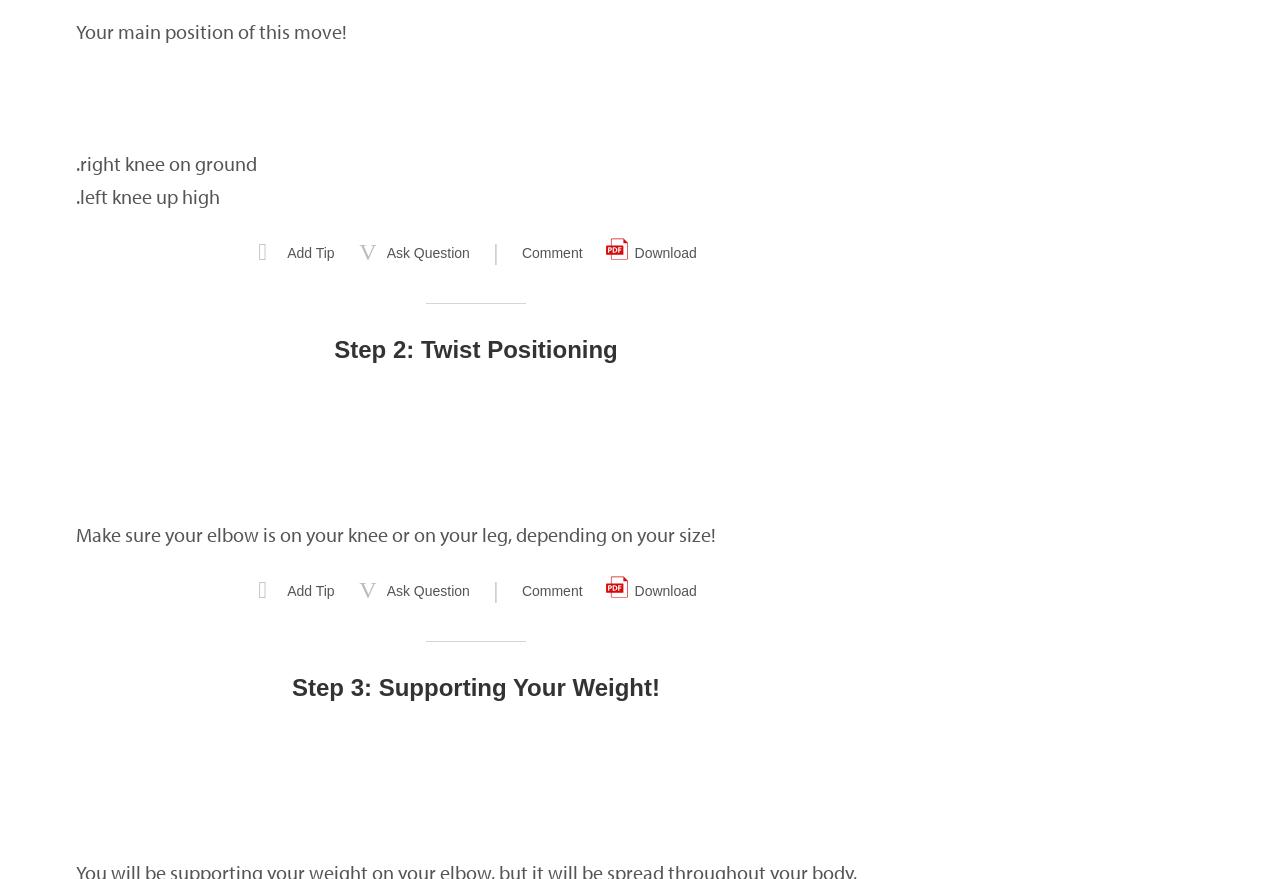 The image size is (1280, 879). Describe the element at coordinates (396, 534) in the screenshot. I see `'Make sure your elbow is on your knee or on your leg, depending on your size!'` at that location.